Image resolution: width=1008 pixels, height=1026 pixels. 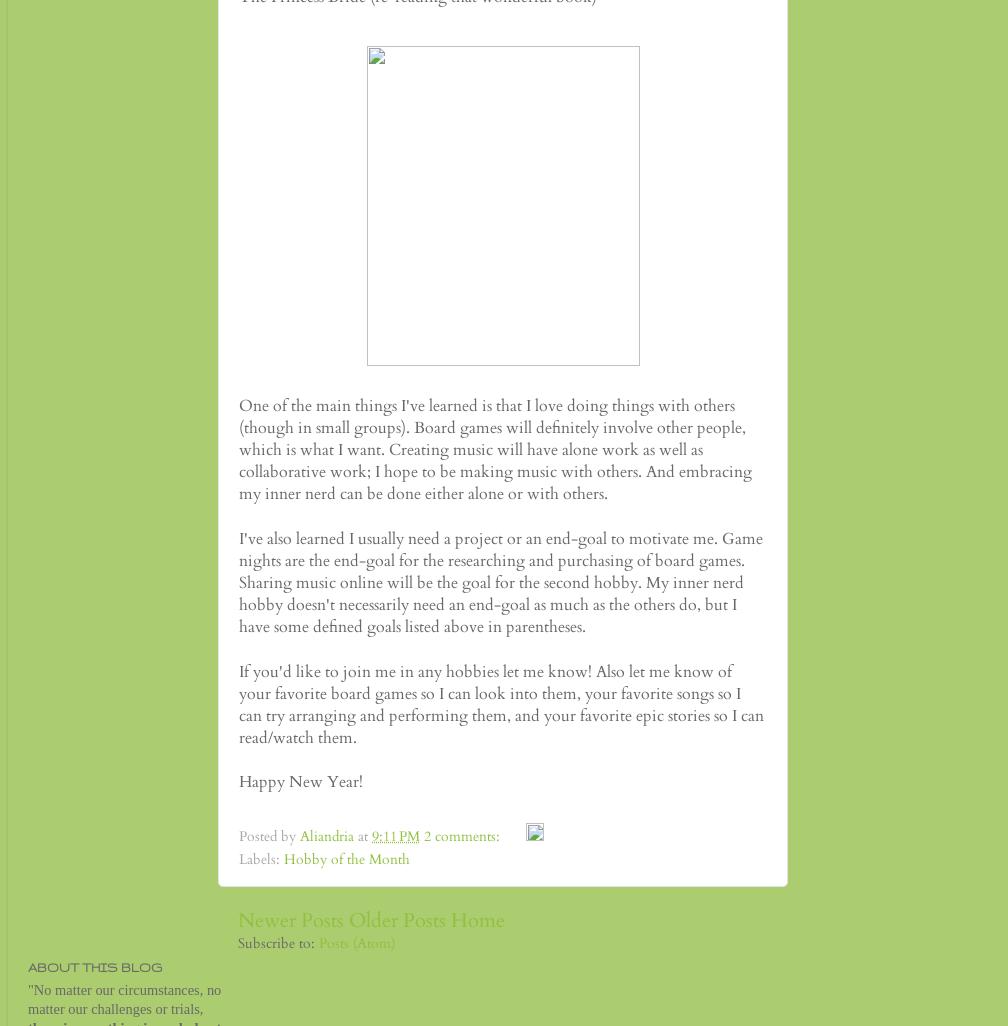 I want to click on 'Labels:', so click(x=238, y=859).